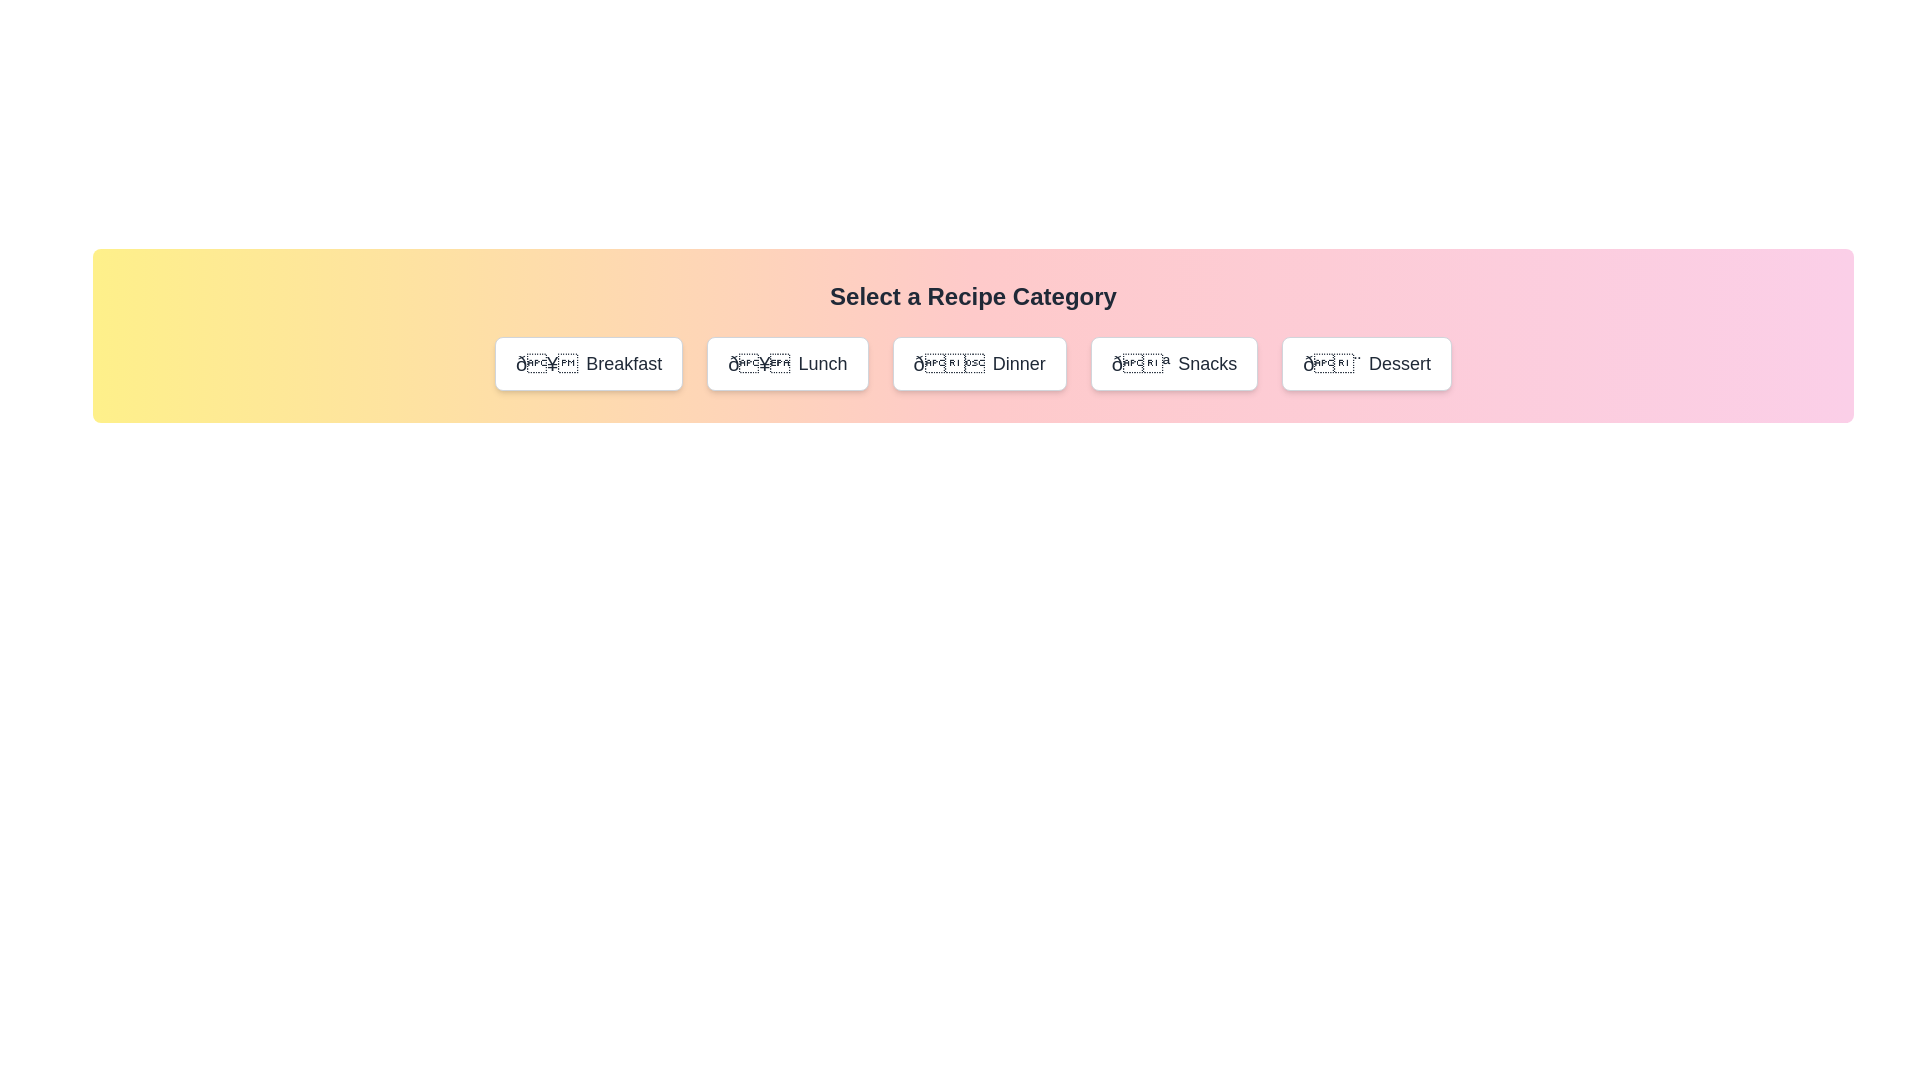 The height and width of the screenshot is (1080, 1920). Describe the element at coordinates (786, 363) in the screenshot. I see `the button corresponding to the category Lunch` at that location.